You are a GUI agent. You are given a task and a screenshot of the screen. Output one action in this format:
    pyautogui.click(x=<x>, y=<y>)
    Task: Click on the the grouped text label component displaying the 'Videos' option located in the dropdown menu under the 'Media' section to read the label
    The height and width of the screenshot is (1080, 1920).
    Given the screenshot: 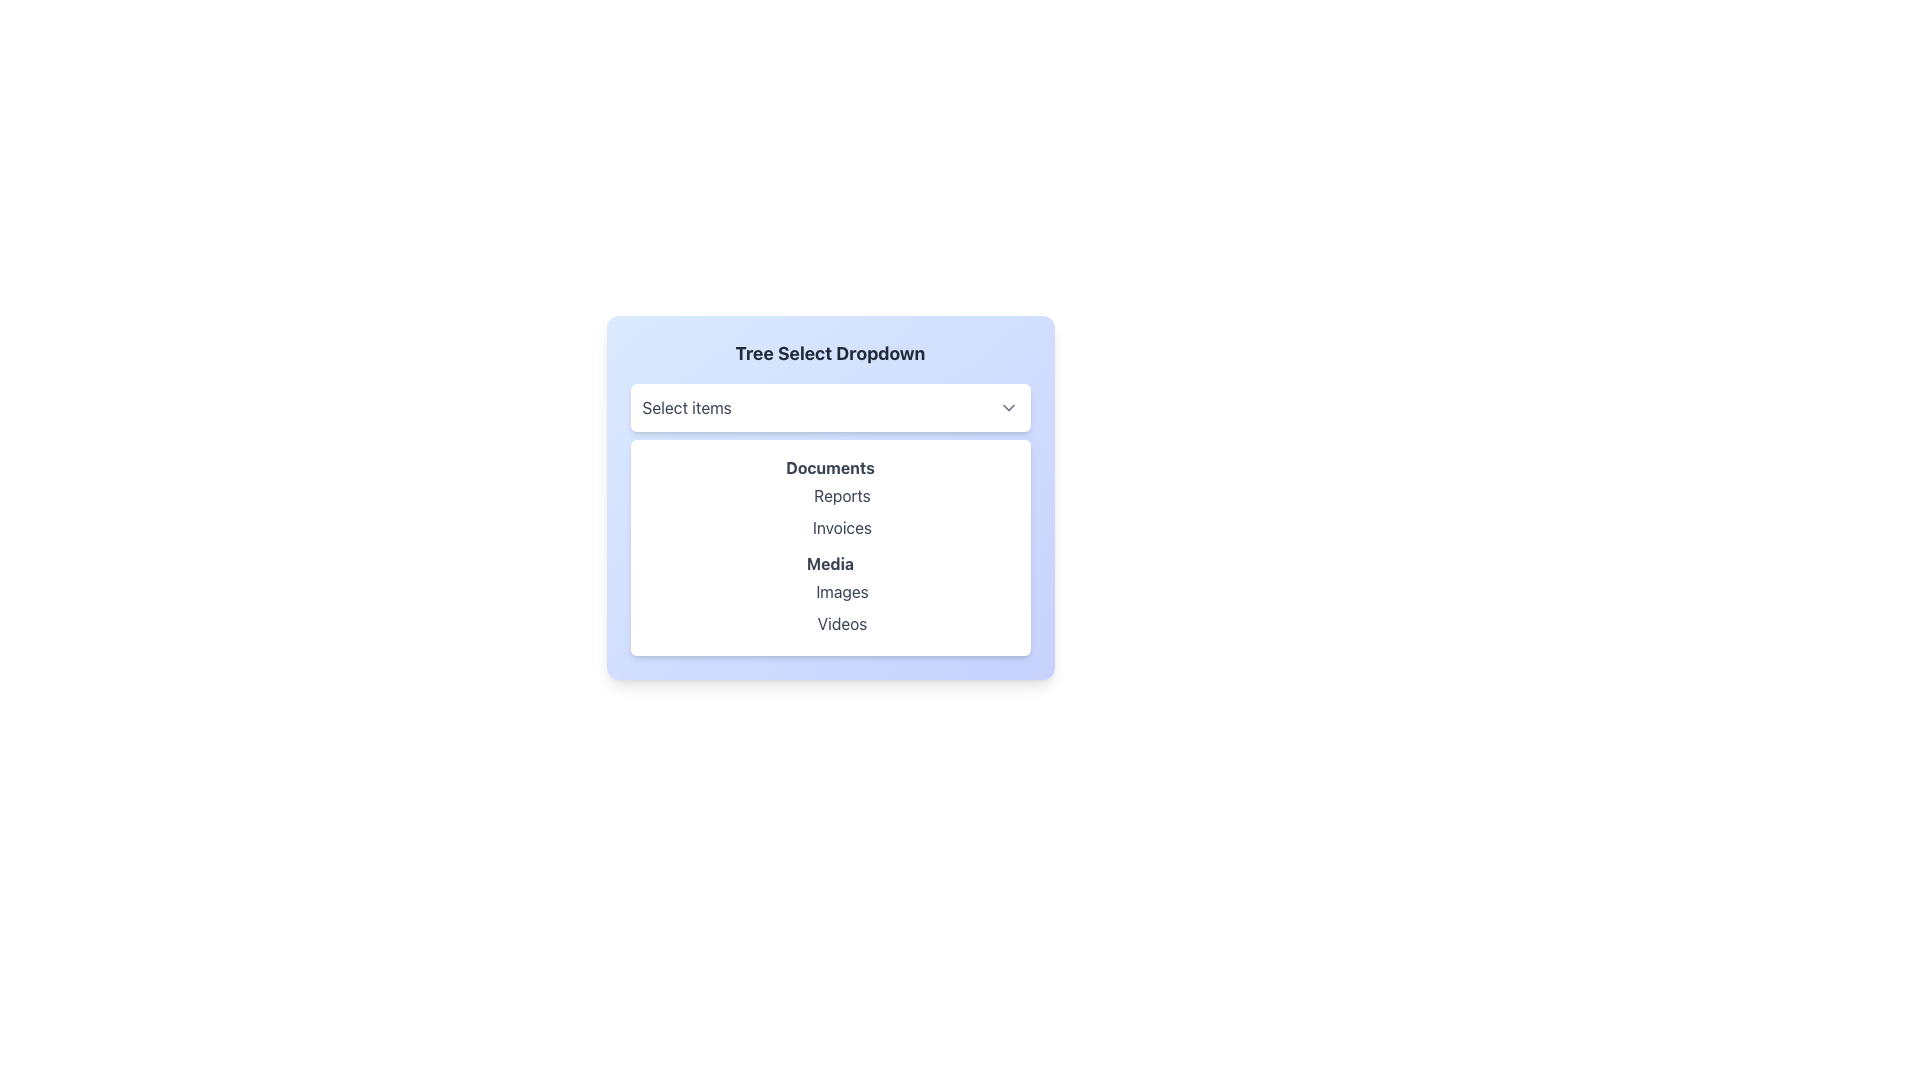 What is the action you would take?
    pyautogui.click(x=838, y=607)
    